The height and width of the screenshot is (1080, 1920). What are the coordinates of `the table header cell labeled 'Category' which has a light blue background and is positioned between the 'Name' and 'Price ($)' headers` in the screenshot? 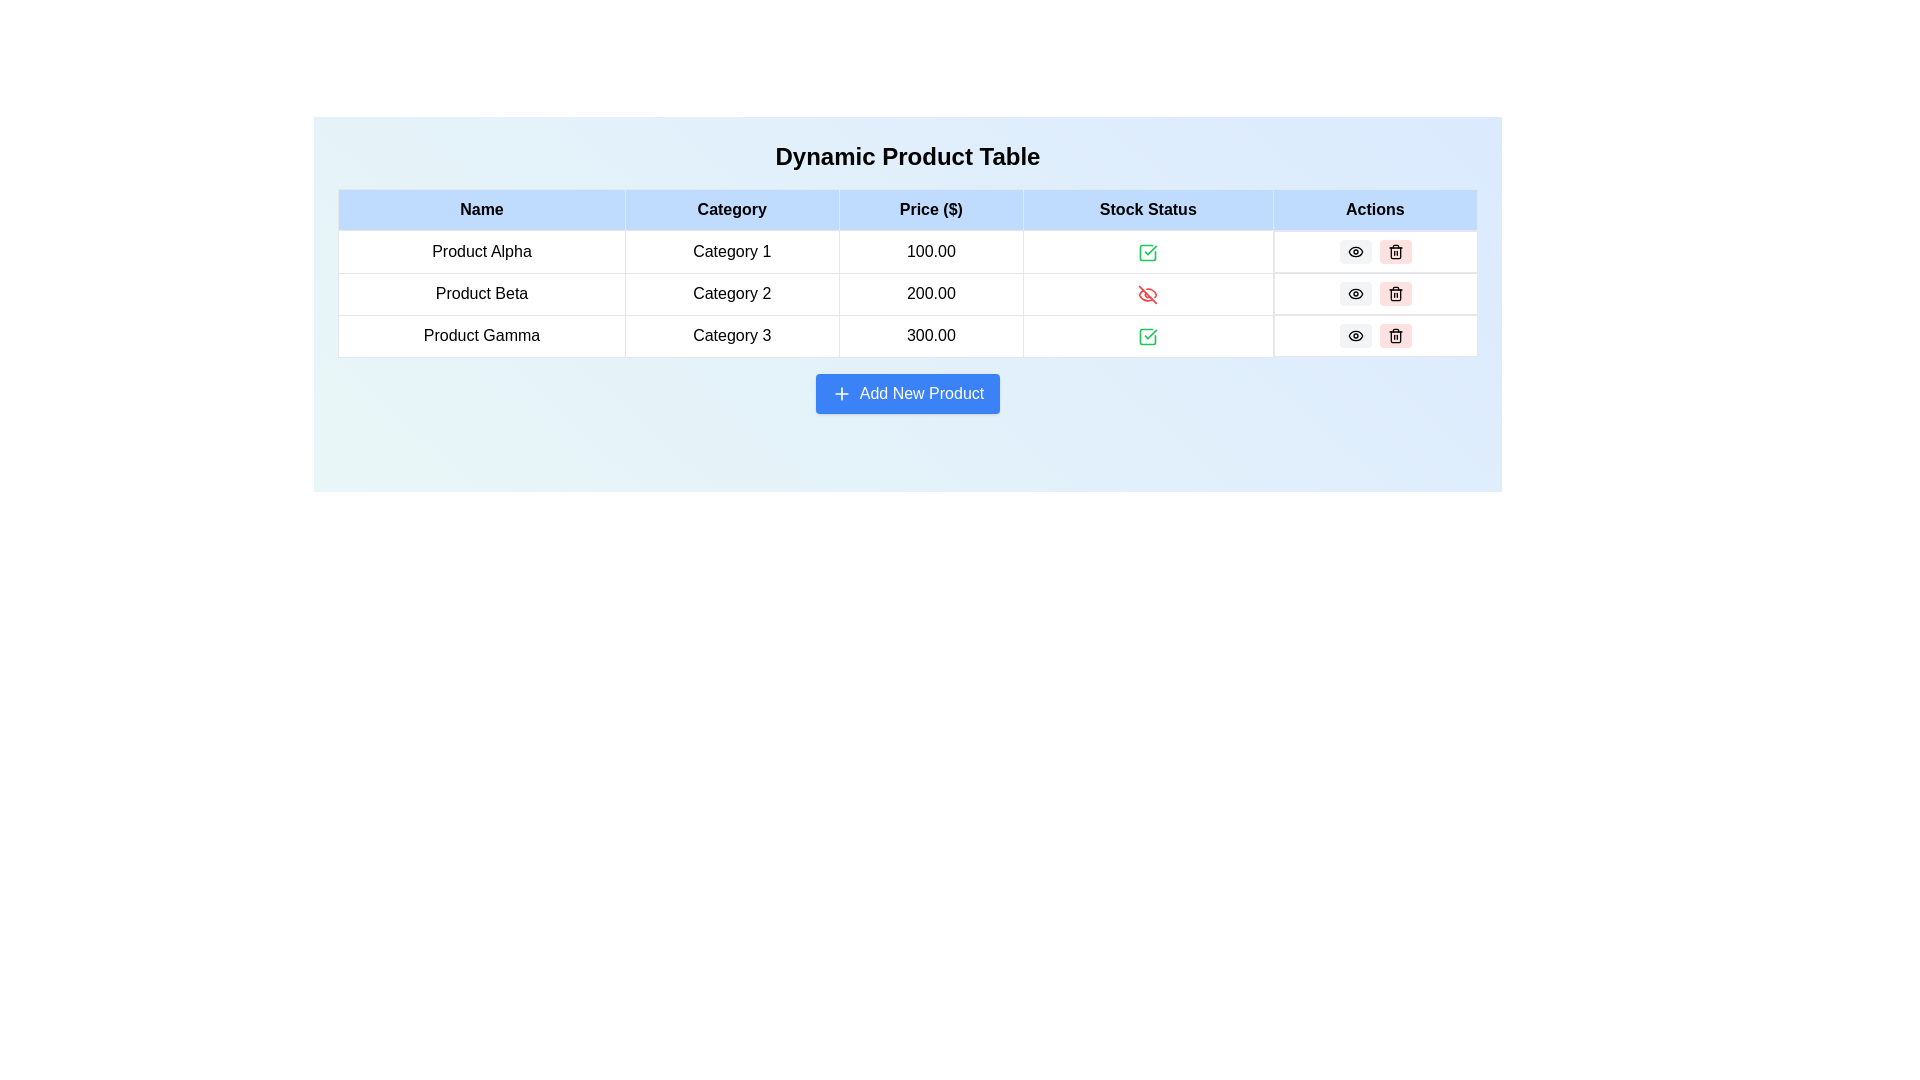 It's located at (731, 209).